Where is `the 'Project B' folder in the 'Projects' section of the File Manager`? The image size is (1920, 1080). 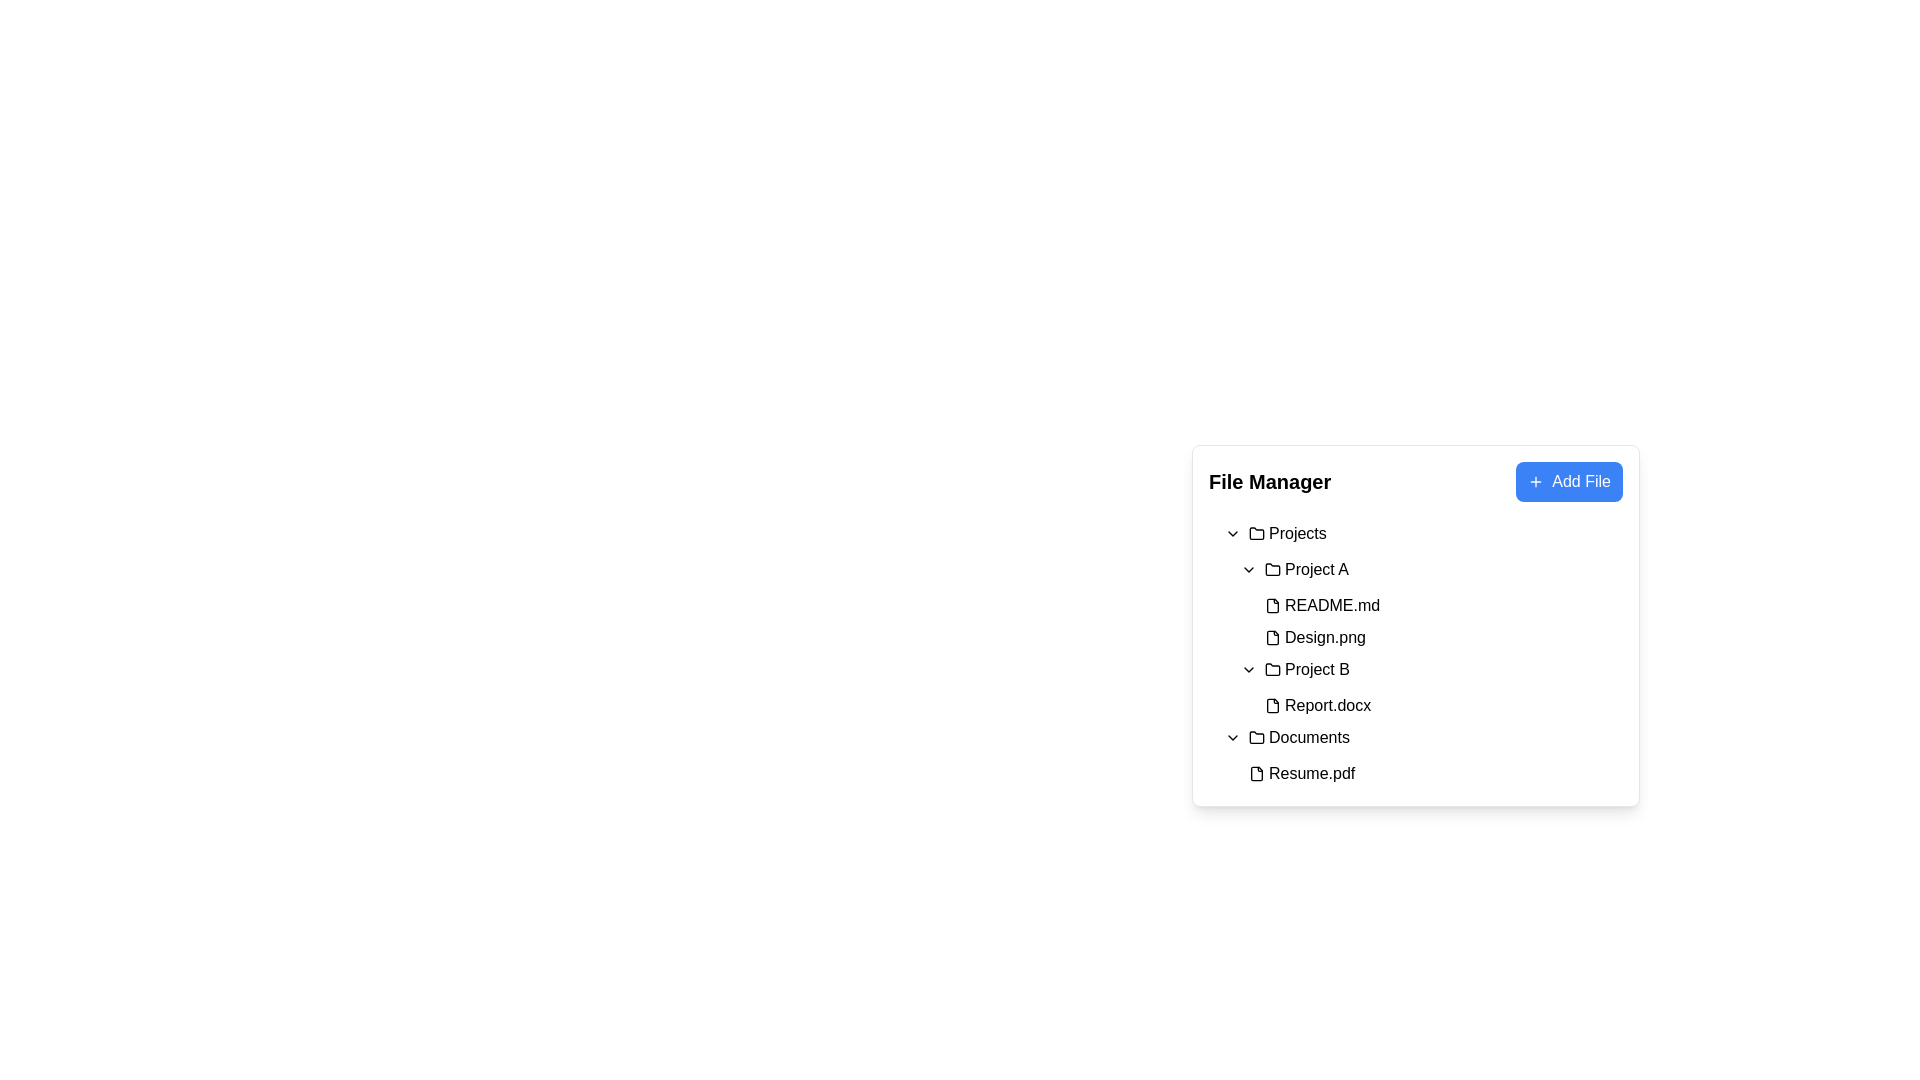
the 'Project B' folder in the 'Projects' section of the File Manager is located at coordinates (1317, 670).